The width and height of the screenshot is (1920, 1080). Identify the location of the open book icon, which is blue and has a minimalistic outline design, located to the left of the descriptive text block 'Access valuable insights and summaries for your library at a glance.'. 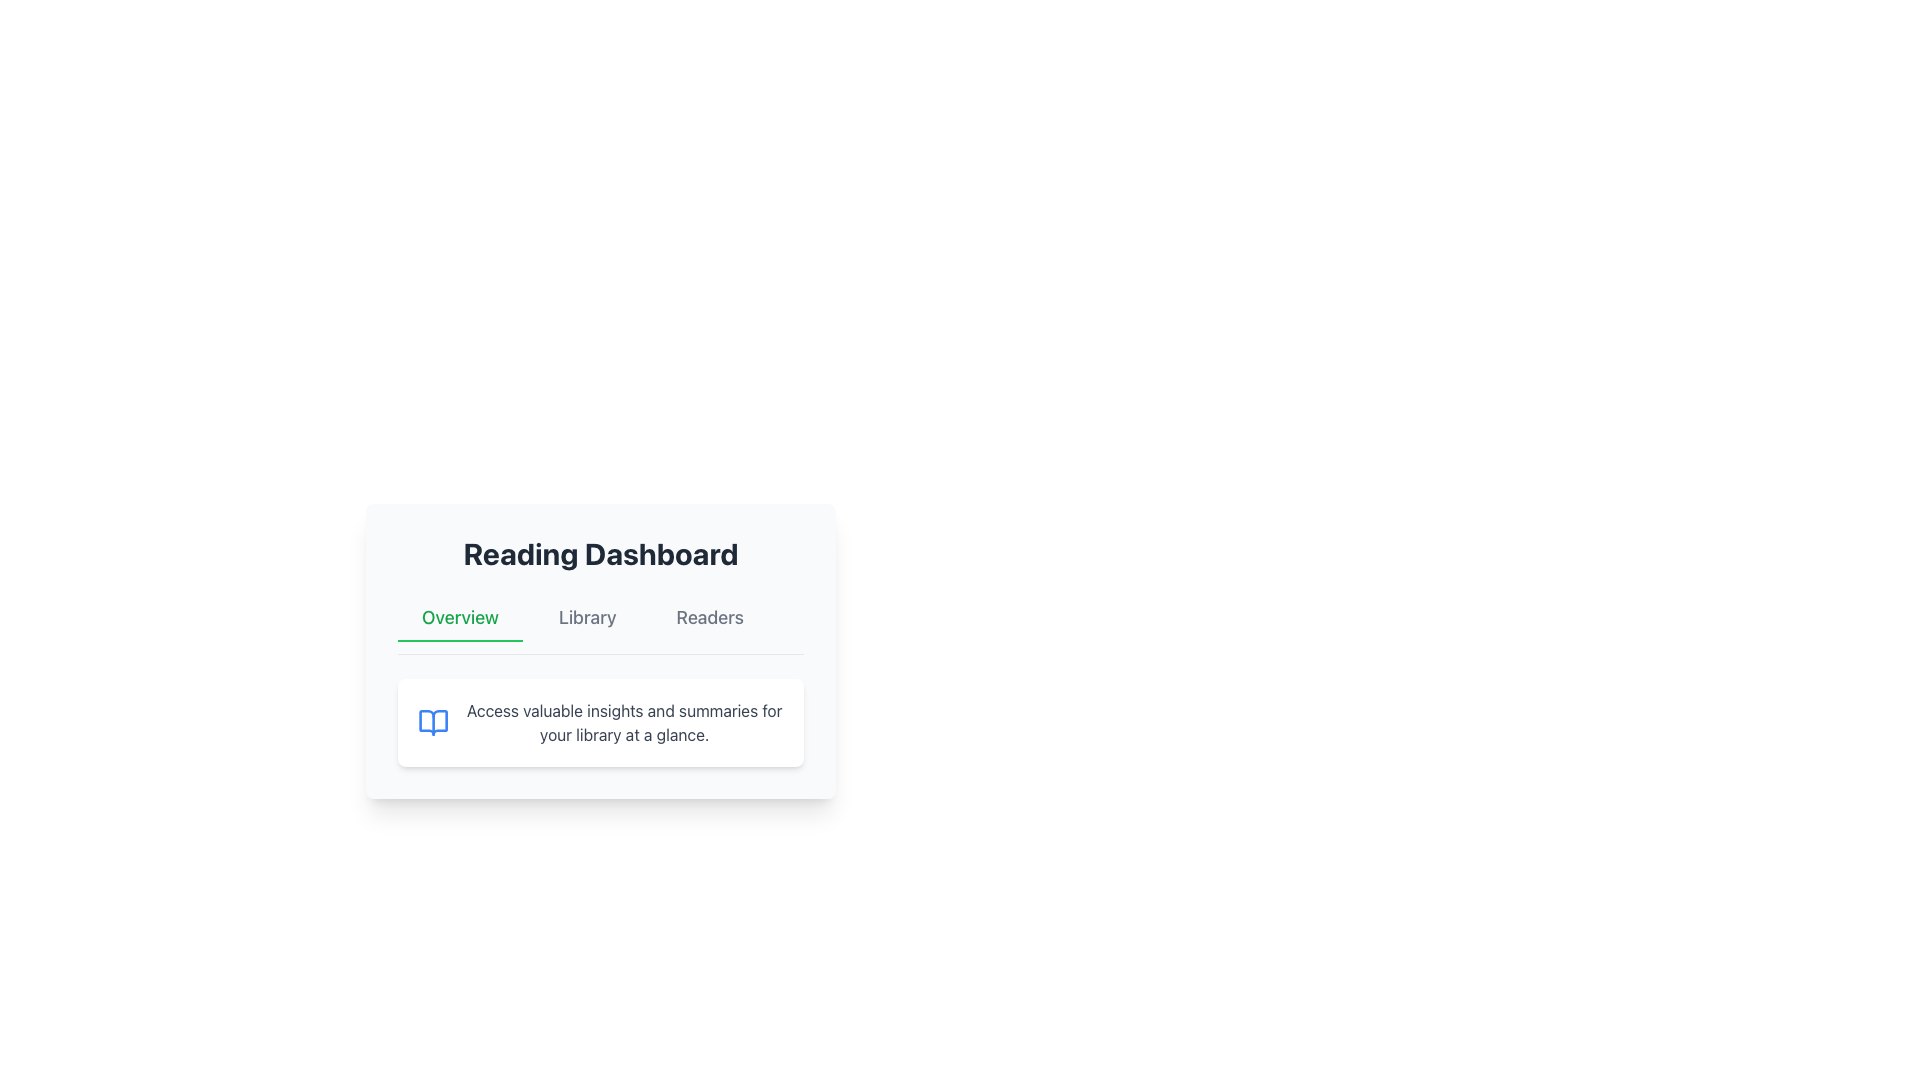
(432, 722).